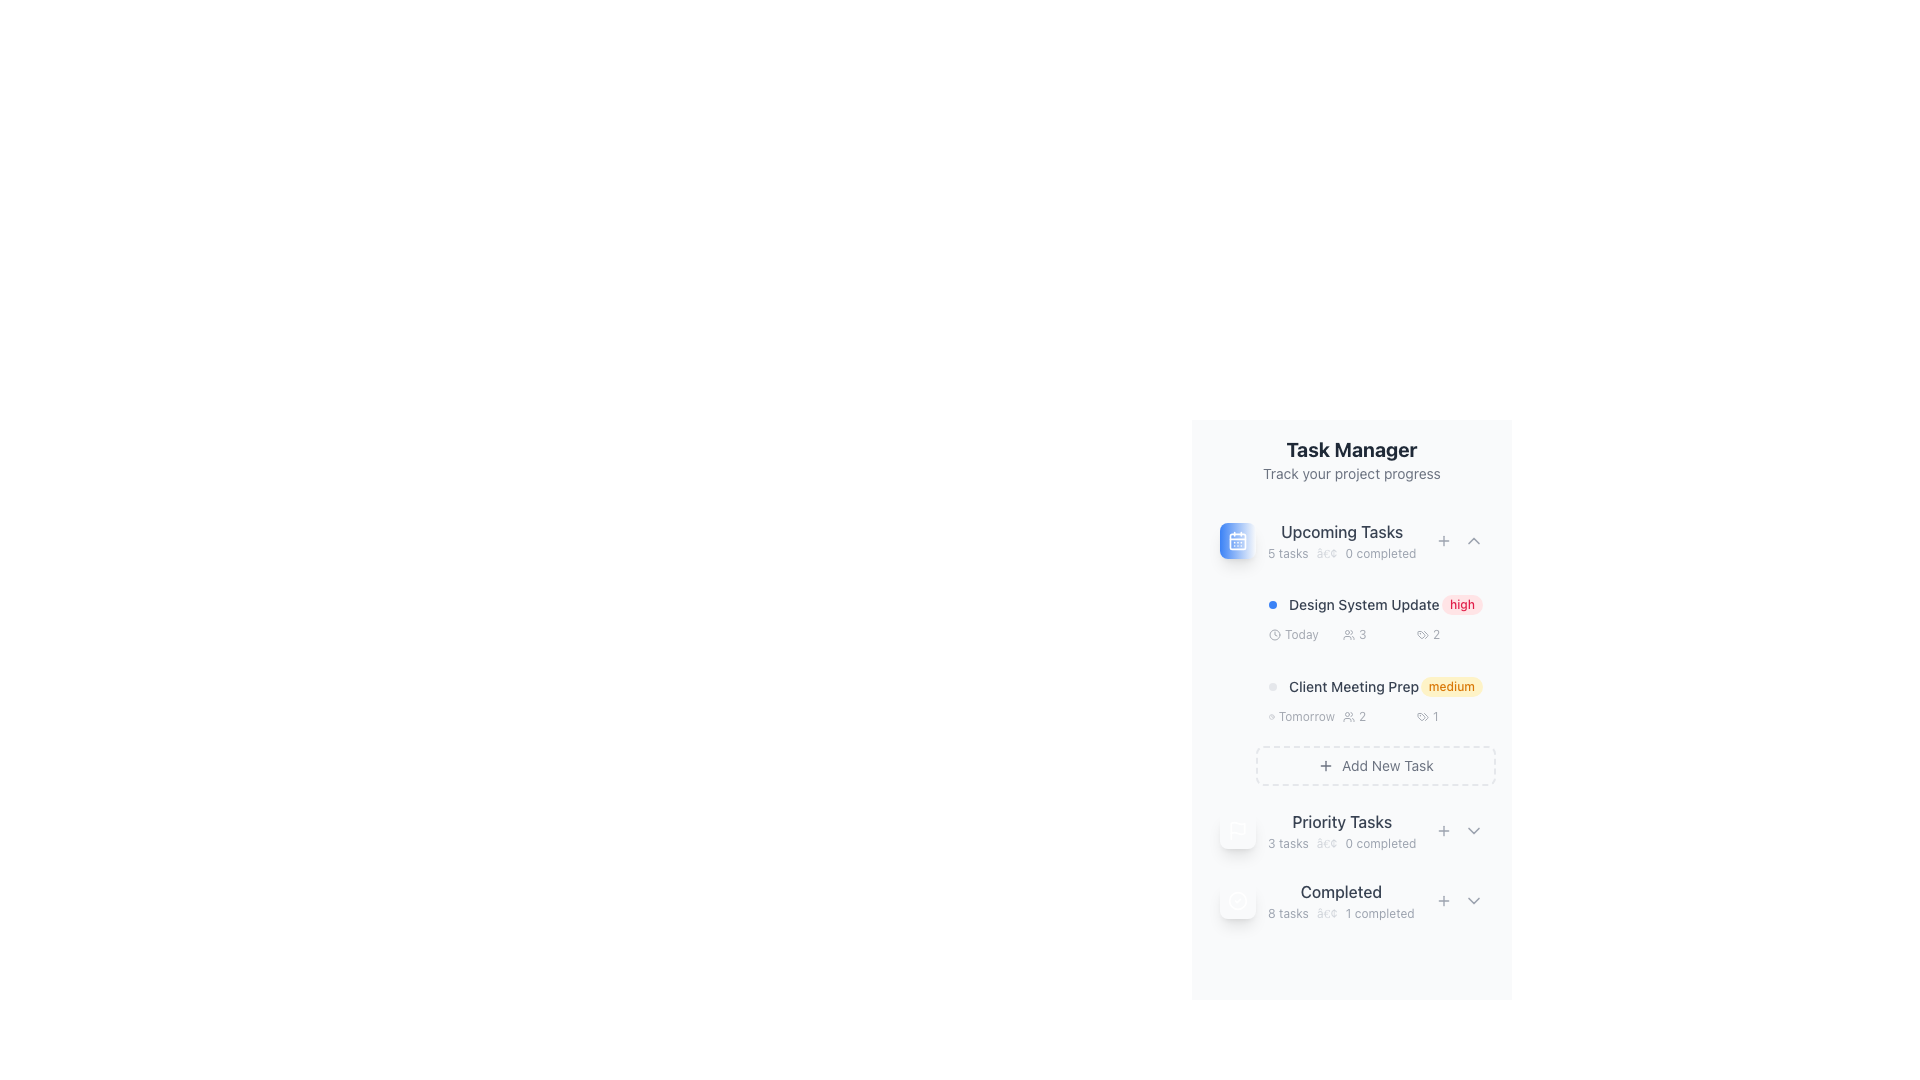 This screenshot has width=1920, height=1080. Describe the element at coordinates (1317, 901) in the screenshot. I see `the checkmark icon in the 'Completed' section of the 'Task Manager' interface to mark the tasks as reviewed` at that location.